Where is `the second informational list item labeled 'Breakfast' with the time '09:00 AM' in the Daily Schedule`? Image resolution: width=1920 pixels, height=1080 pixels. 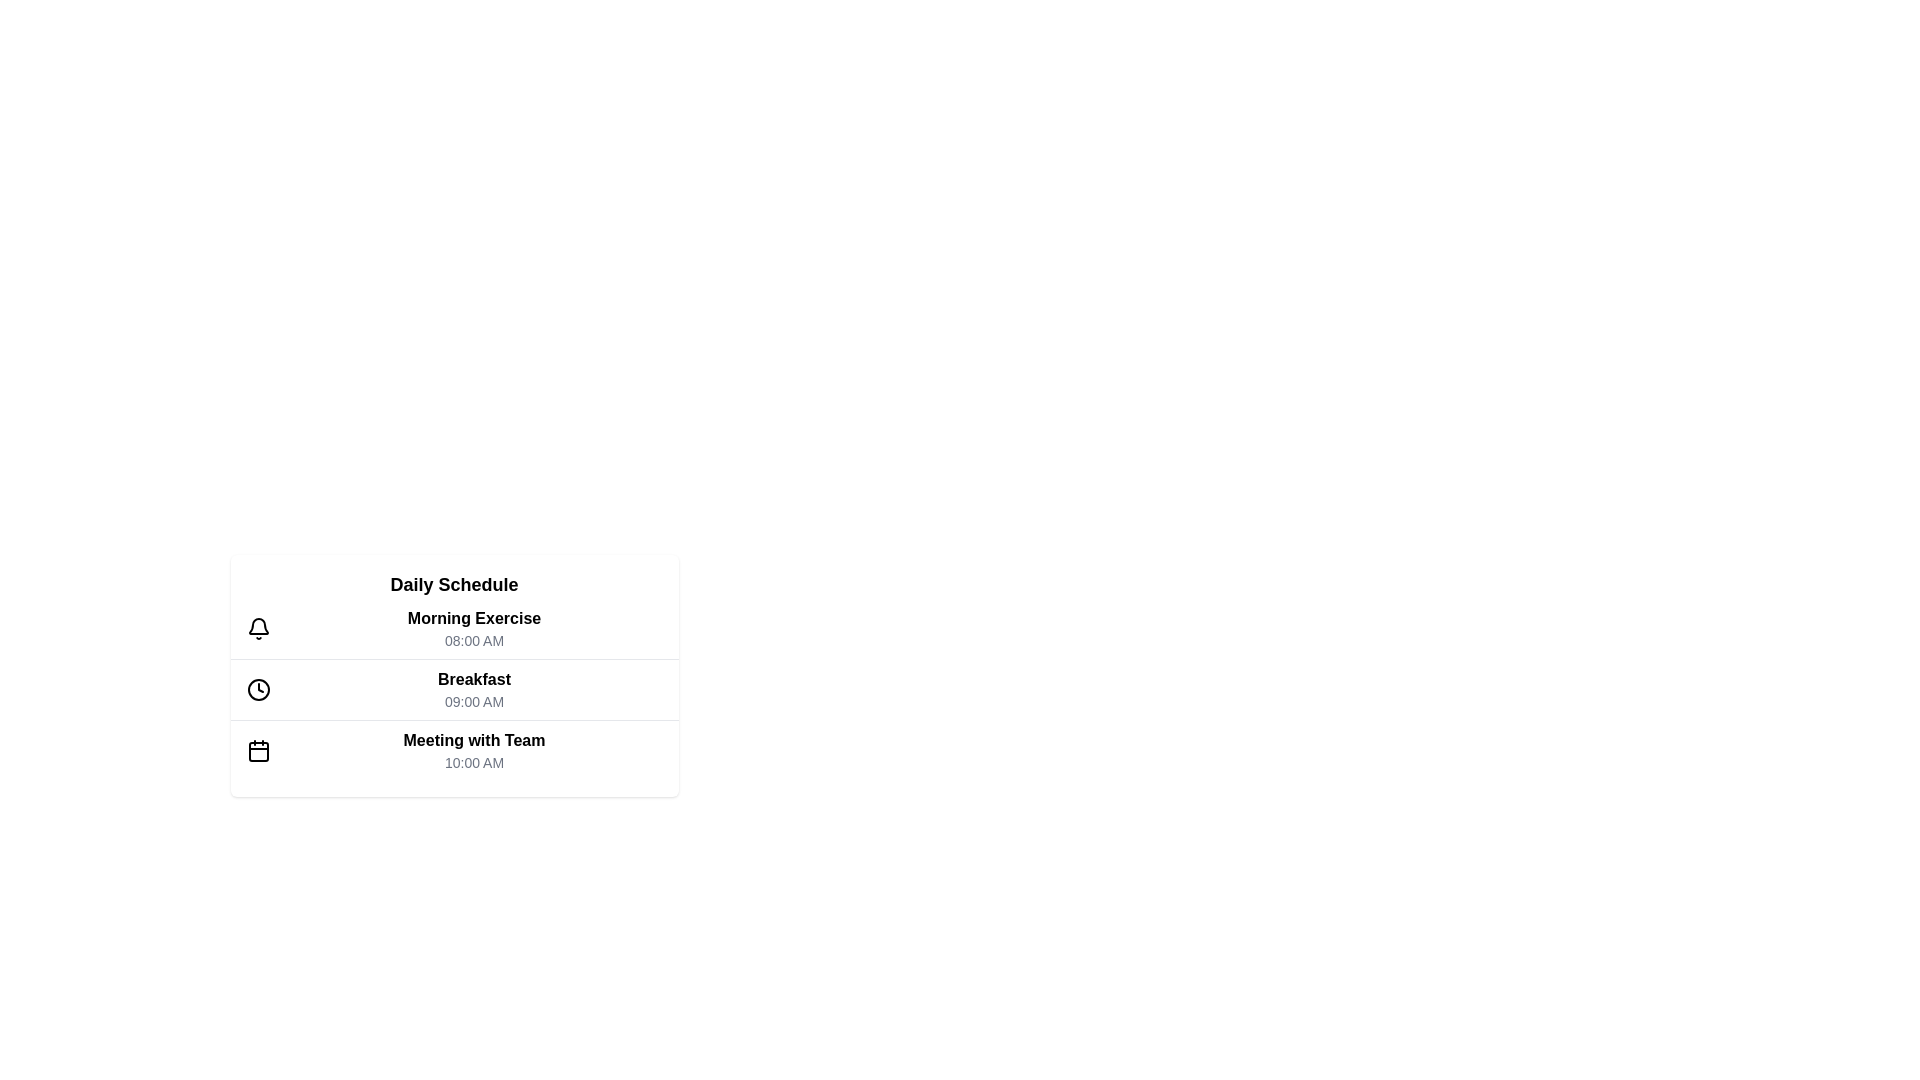 the second informational list item labeled 'Breakfast' with the time '09:00 AM' in the Daily Schedule is located at coordinates (453, 675).